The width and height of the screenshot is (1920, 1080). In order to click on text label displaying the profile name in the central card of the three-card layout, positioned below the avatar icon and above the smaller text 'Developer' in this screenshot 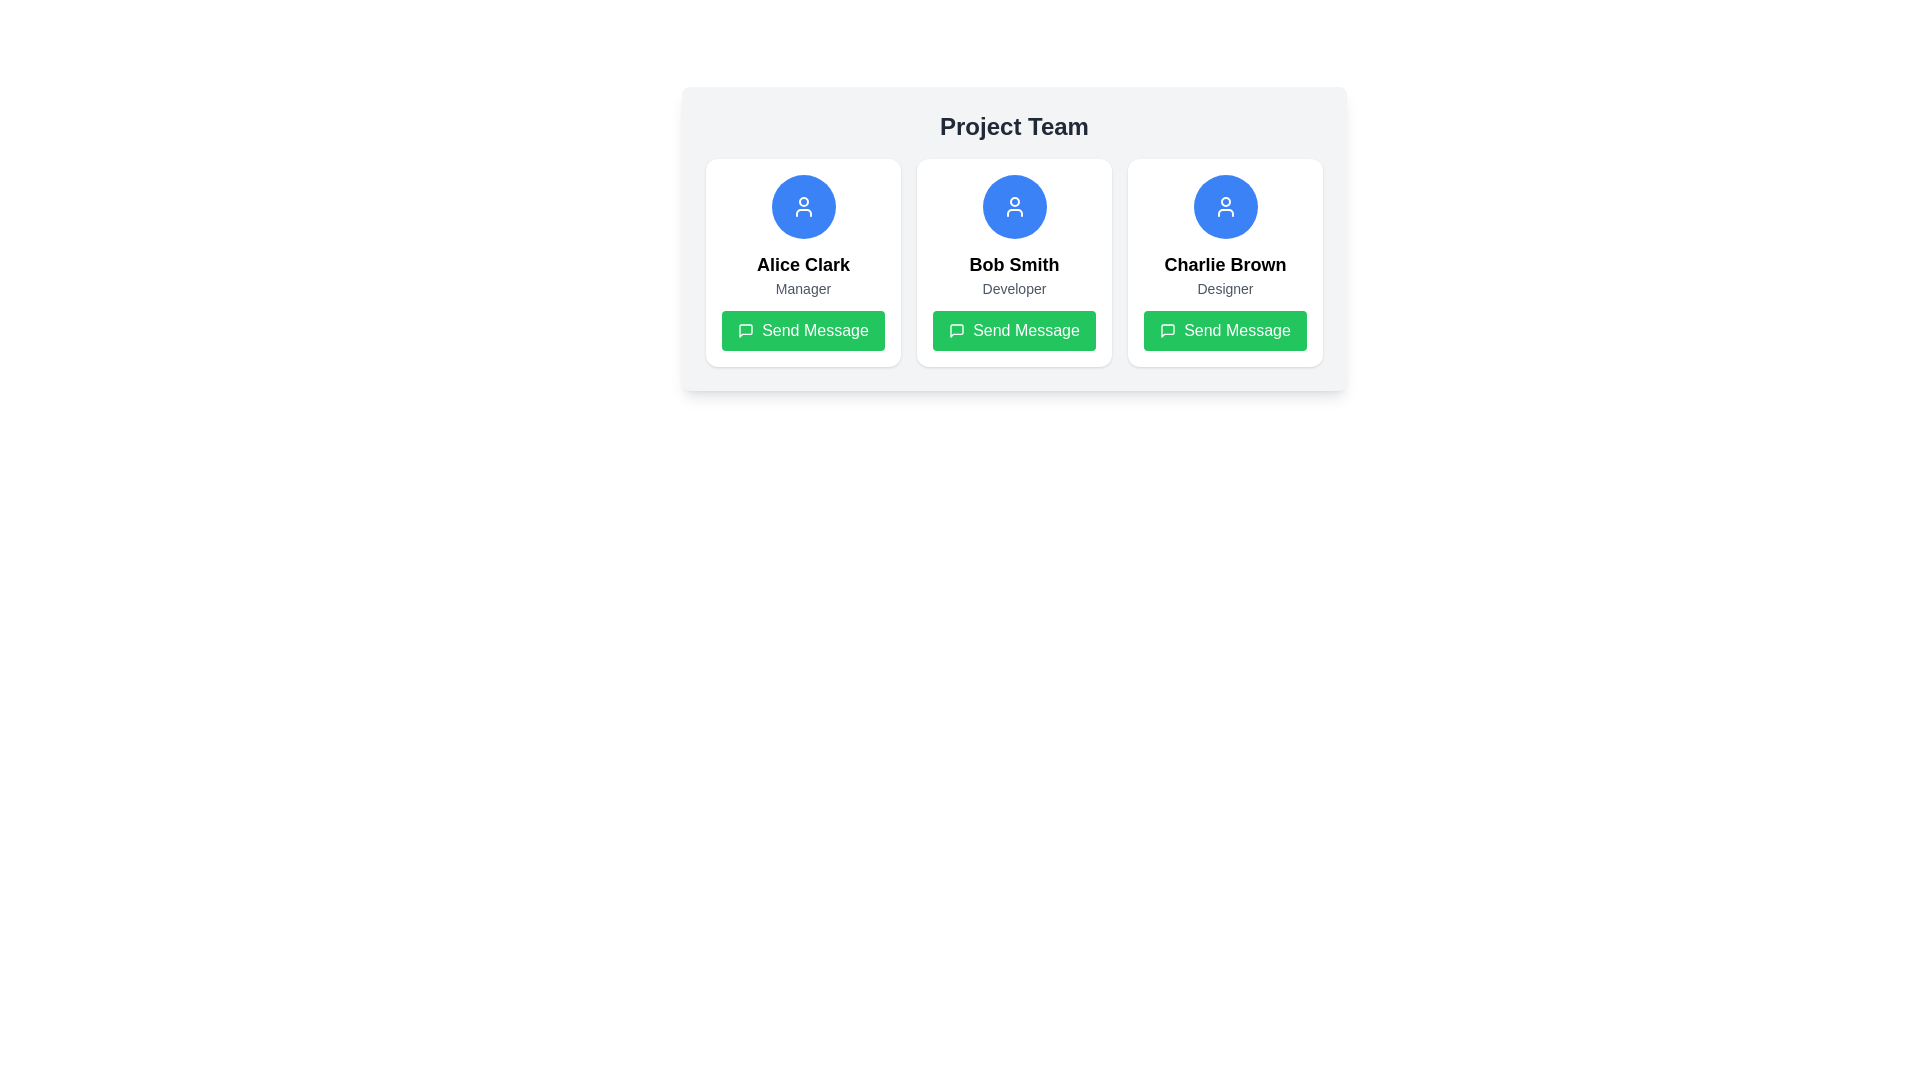, I will do `click(1014, 264)`.